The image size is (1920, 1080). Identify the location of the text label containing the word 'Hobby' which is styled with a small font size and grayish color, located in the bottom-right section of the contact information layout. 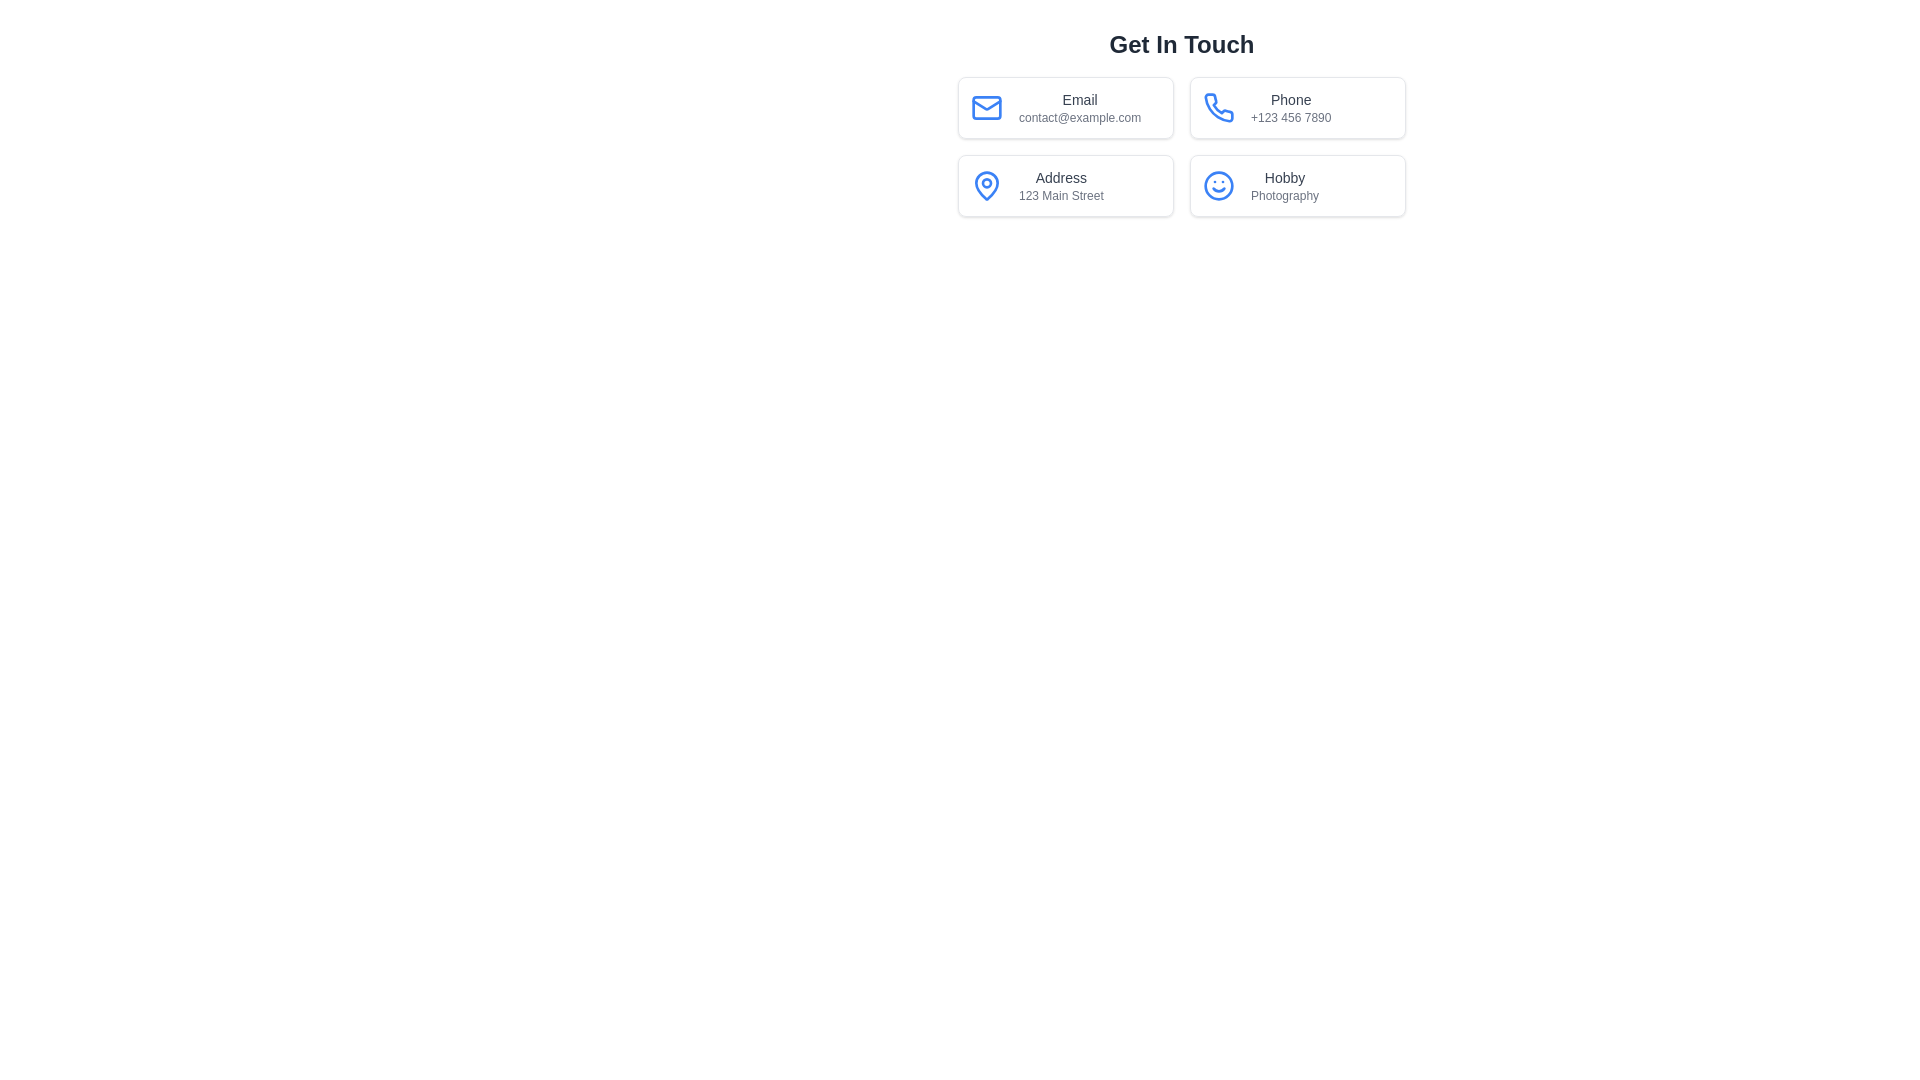
(1285, 176).